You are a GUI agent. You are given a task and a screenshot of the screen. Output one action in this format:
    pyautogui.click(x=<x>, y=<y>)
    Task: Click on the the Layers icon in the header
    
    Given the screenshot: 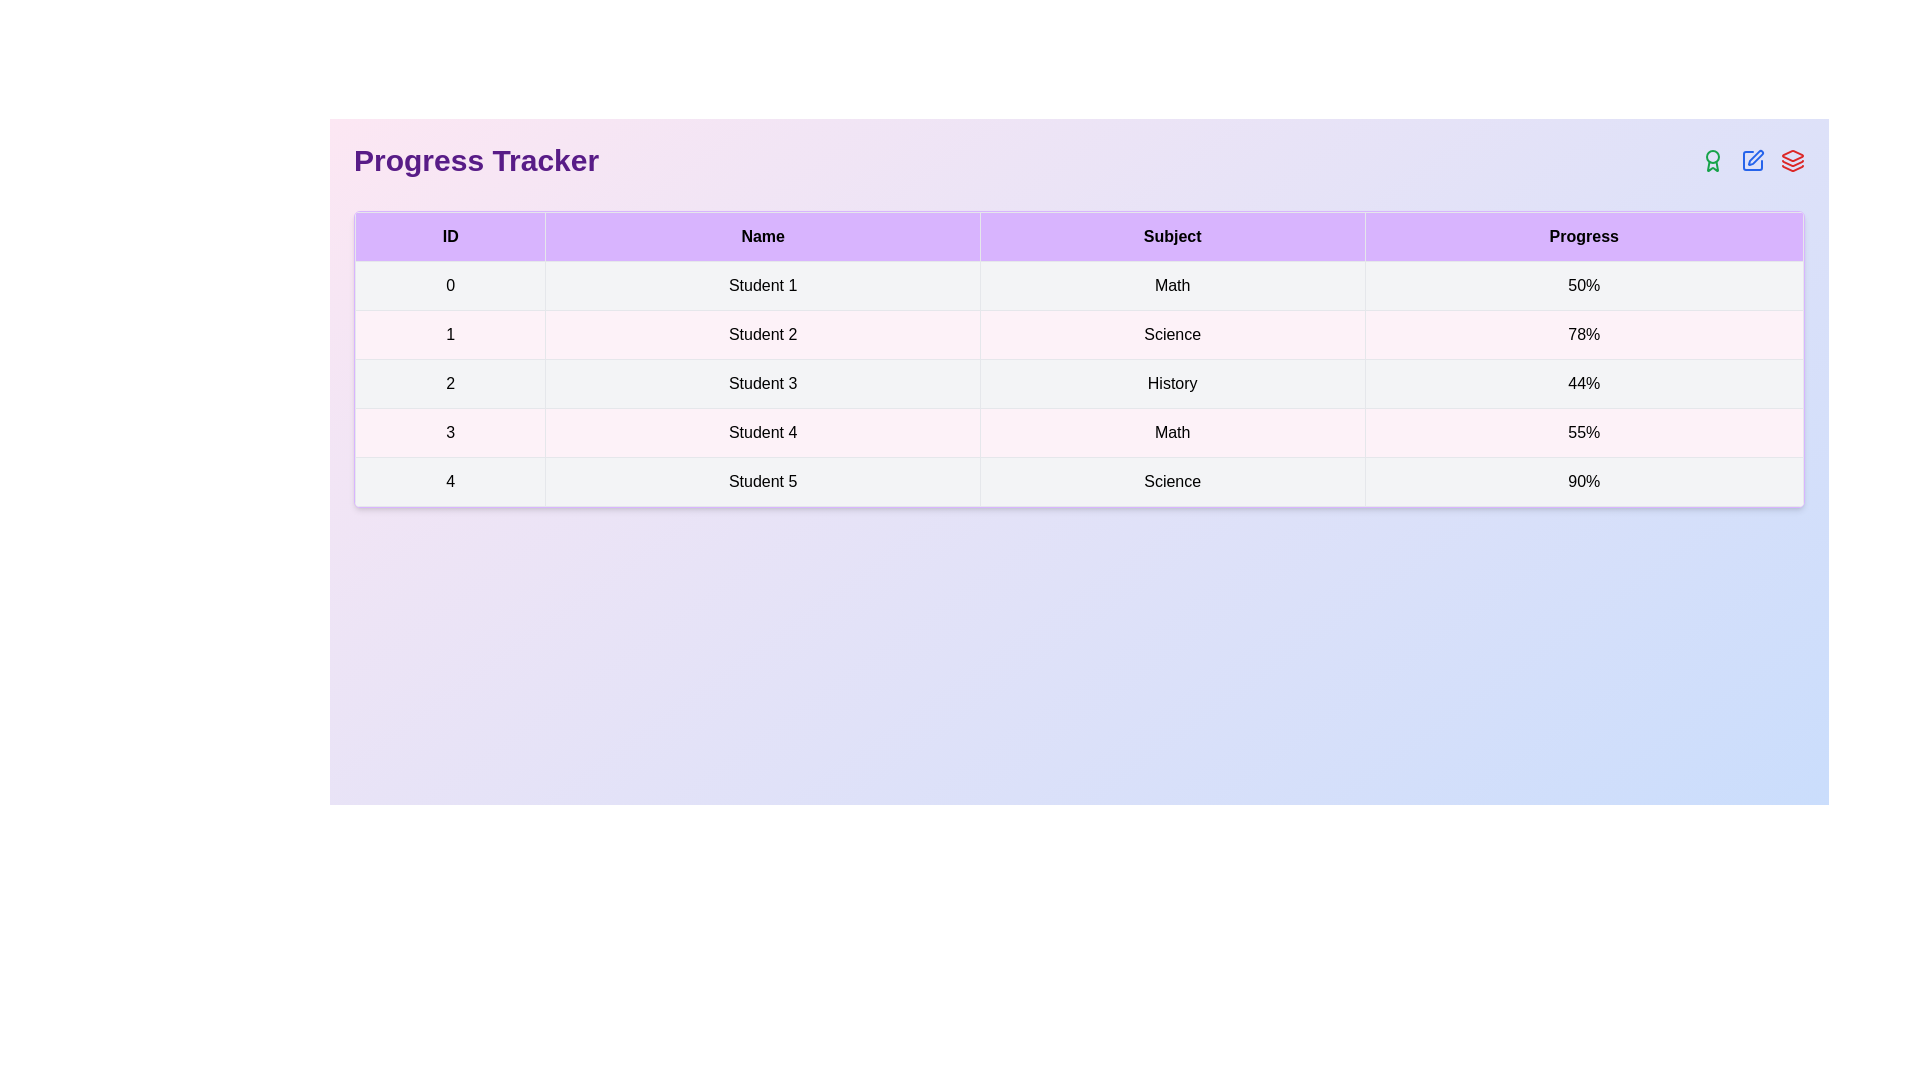 What is the action you would take?
    pyautogui.click(x=1793, y=160)
    